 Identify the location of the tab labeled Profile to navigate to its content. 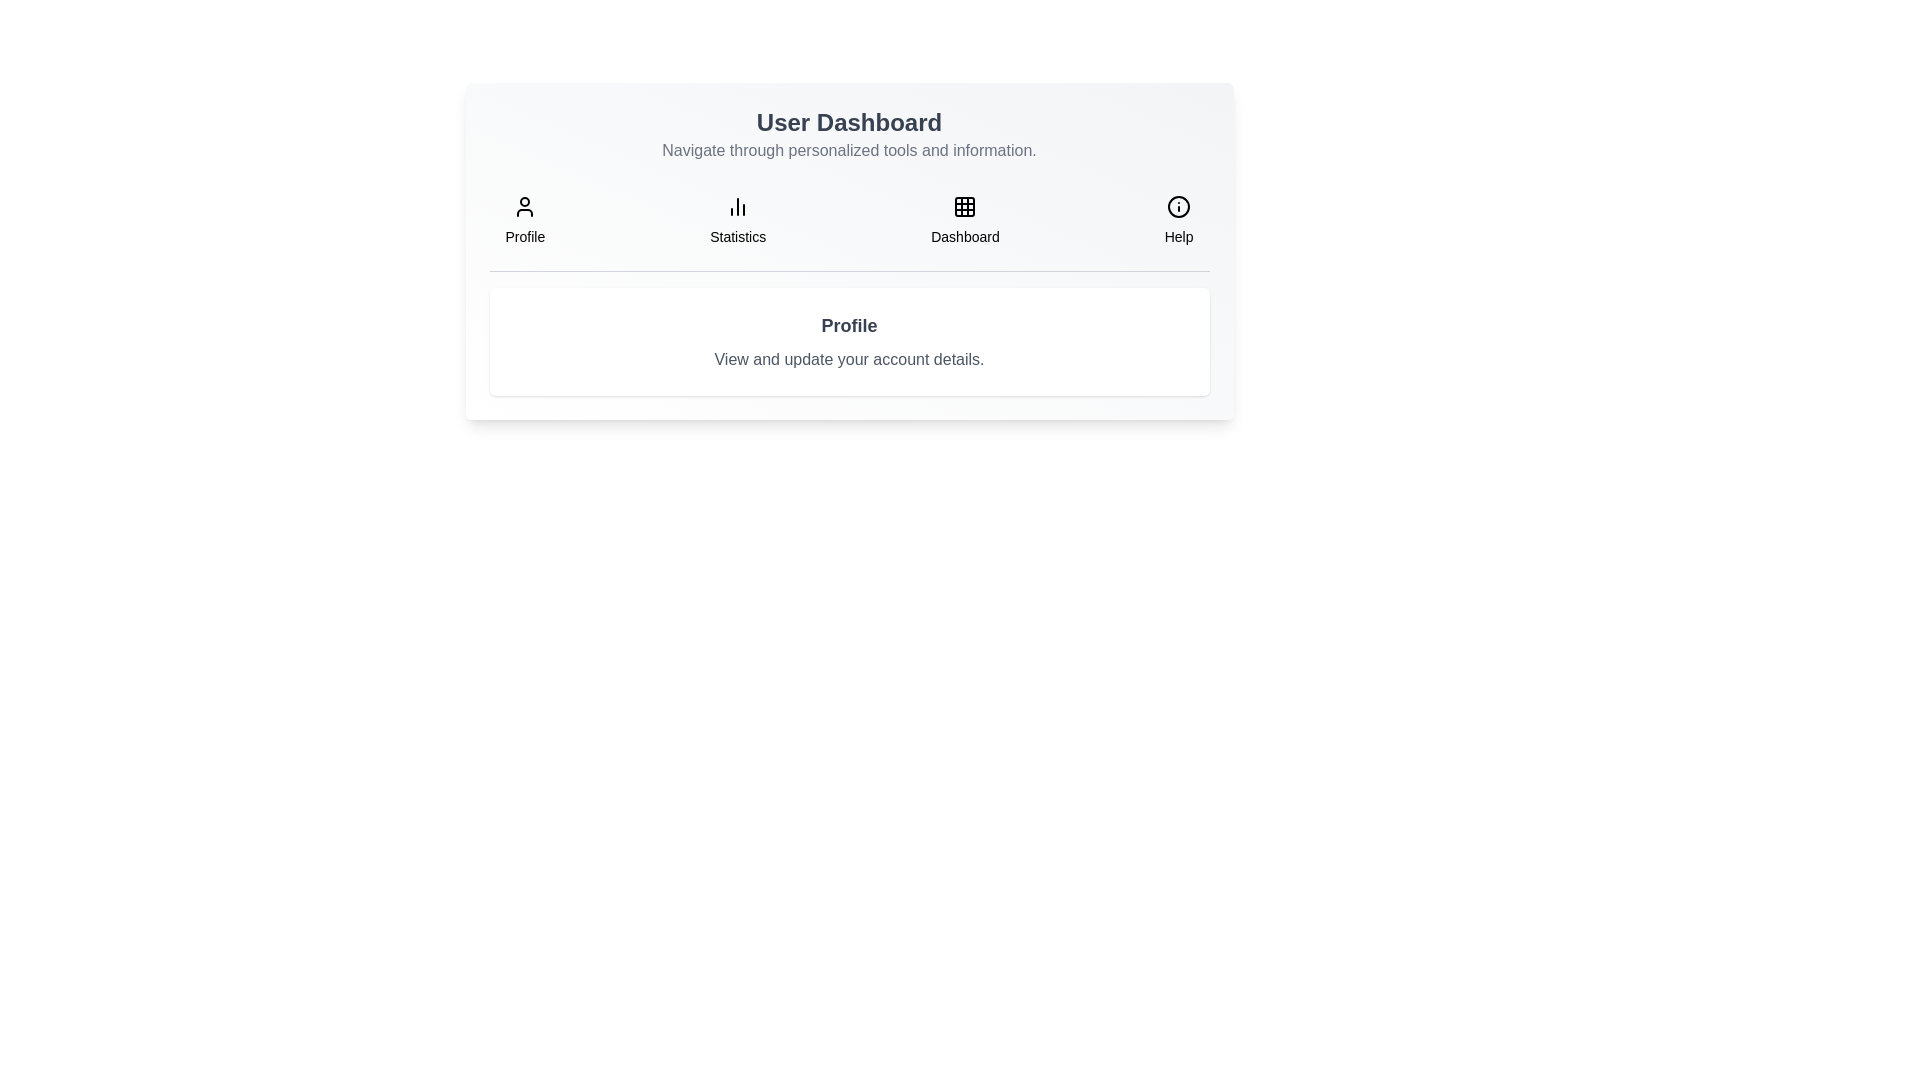
(525, 220).